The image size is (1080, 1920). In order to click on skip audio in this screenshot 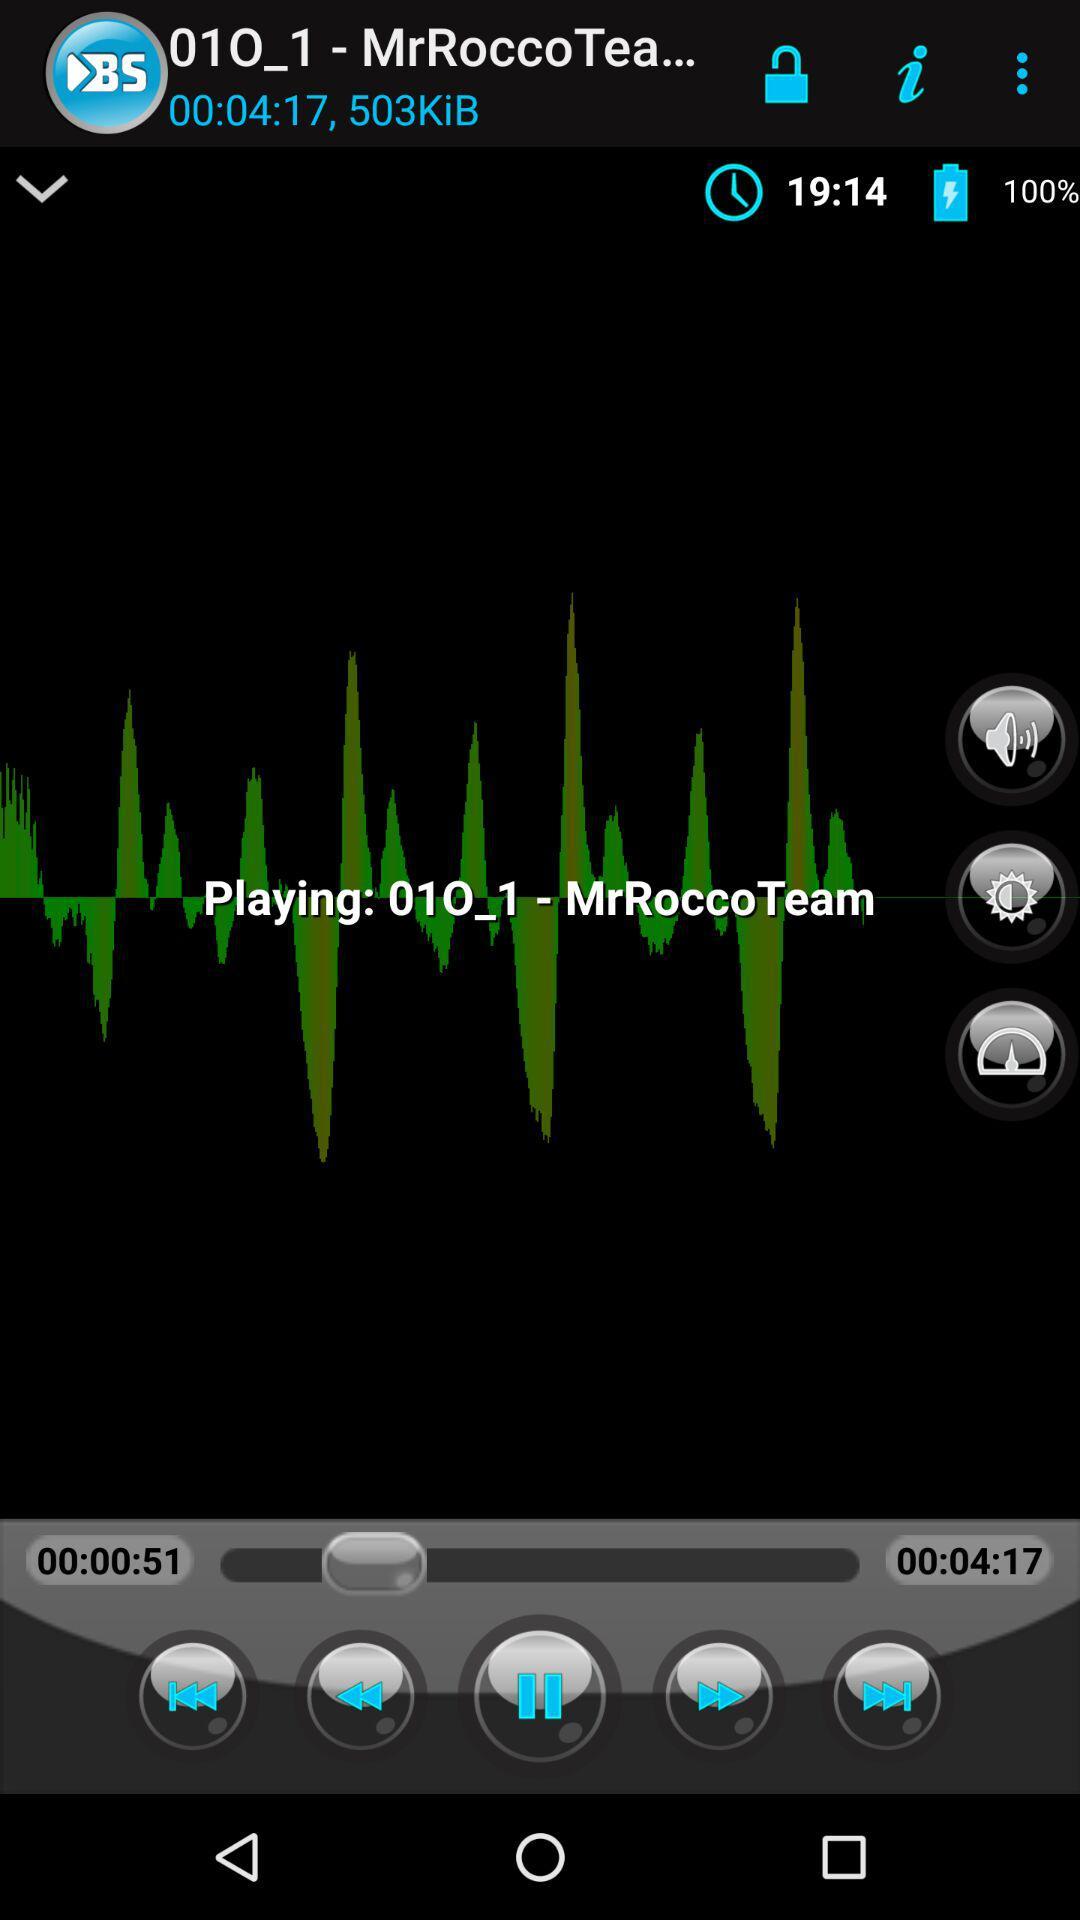, I will do `click(886, 1695)`.